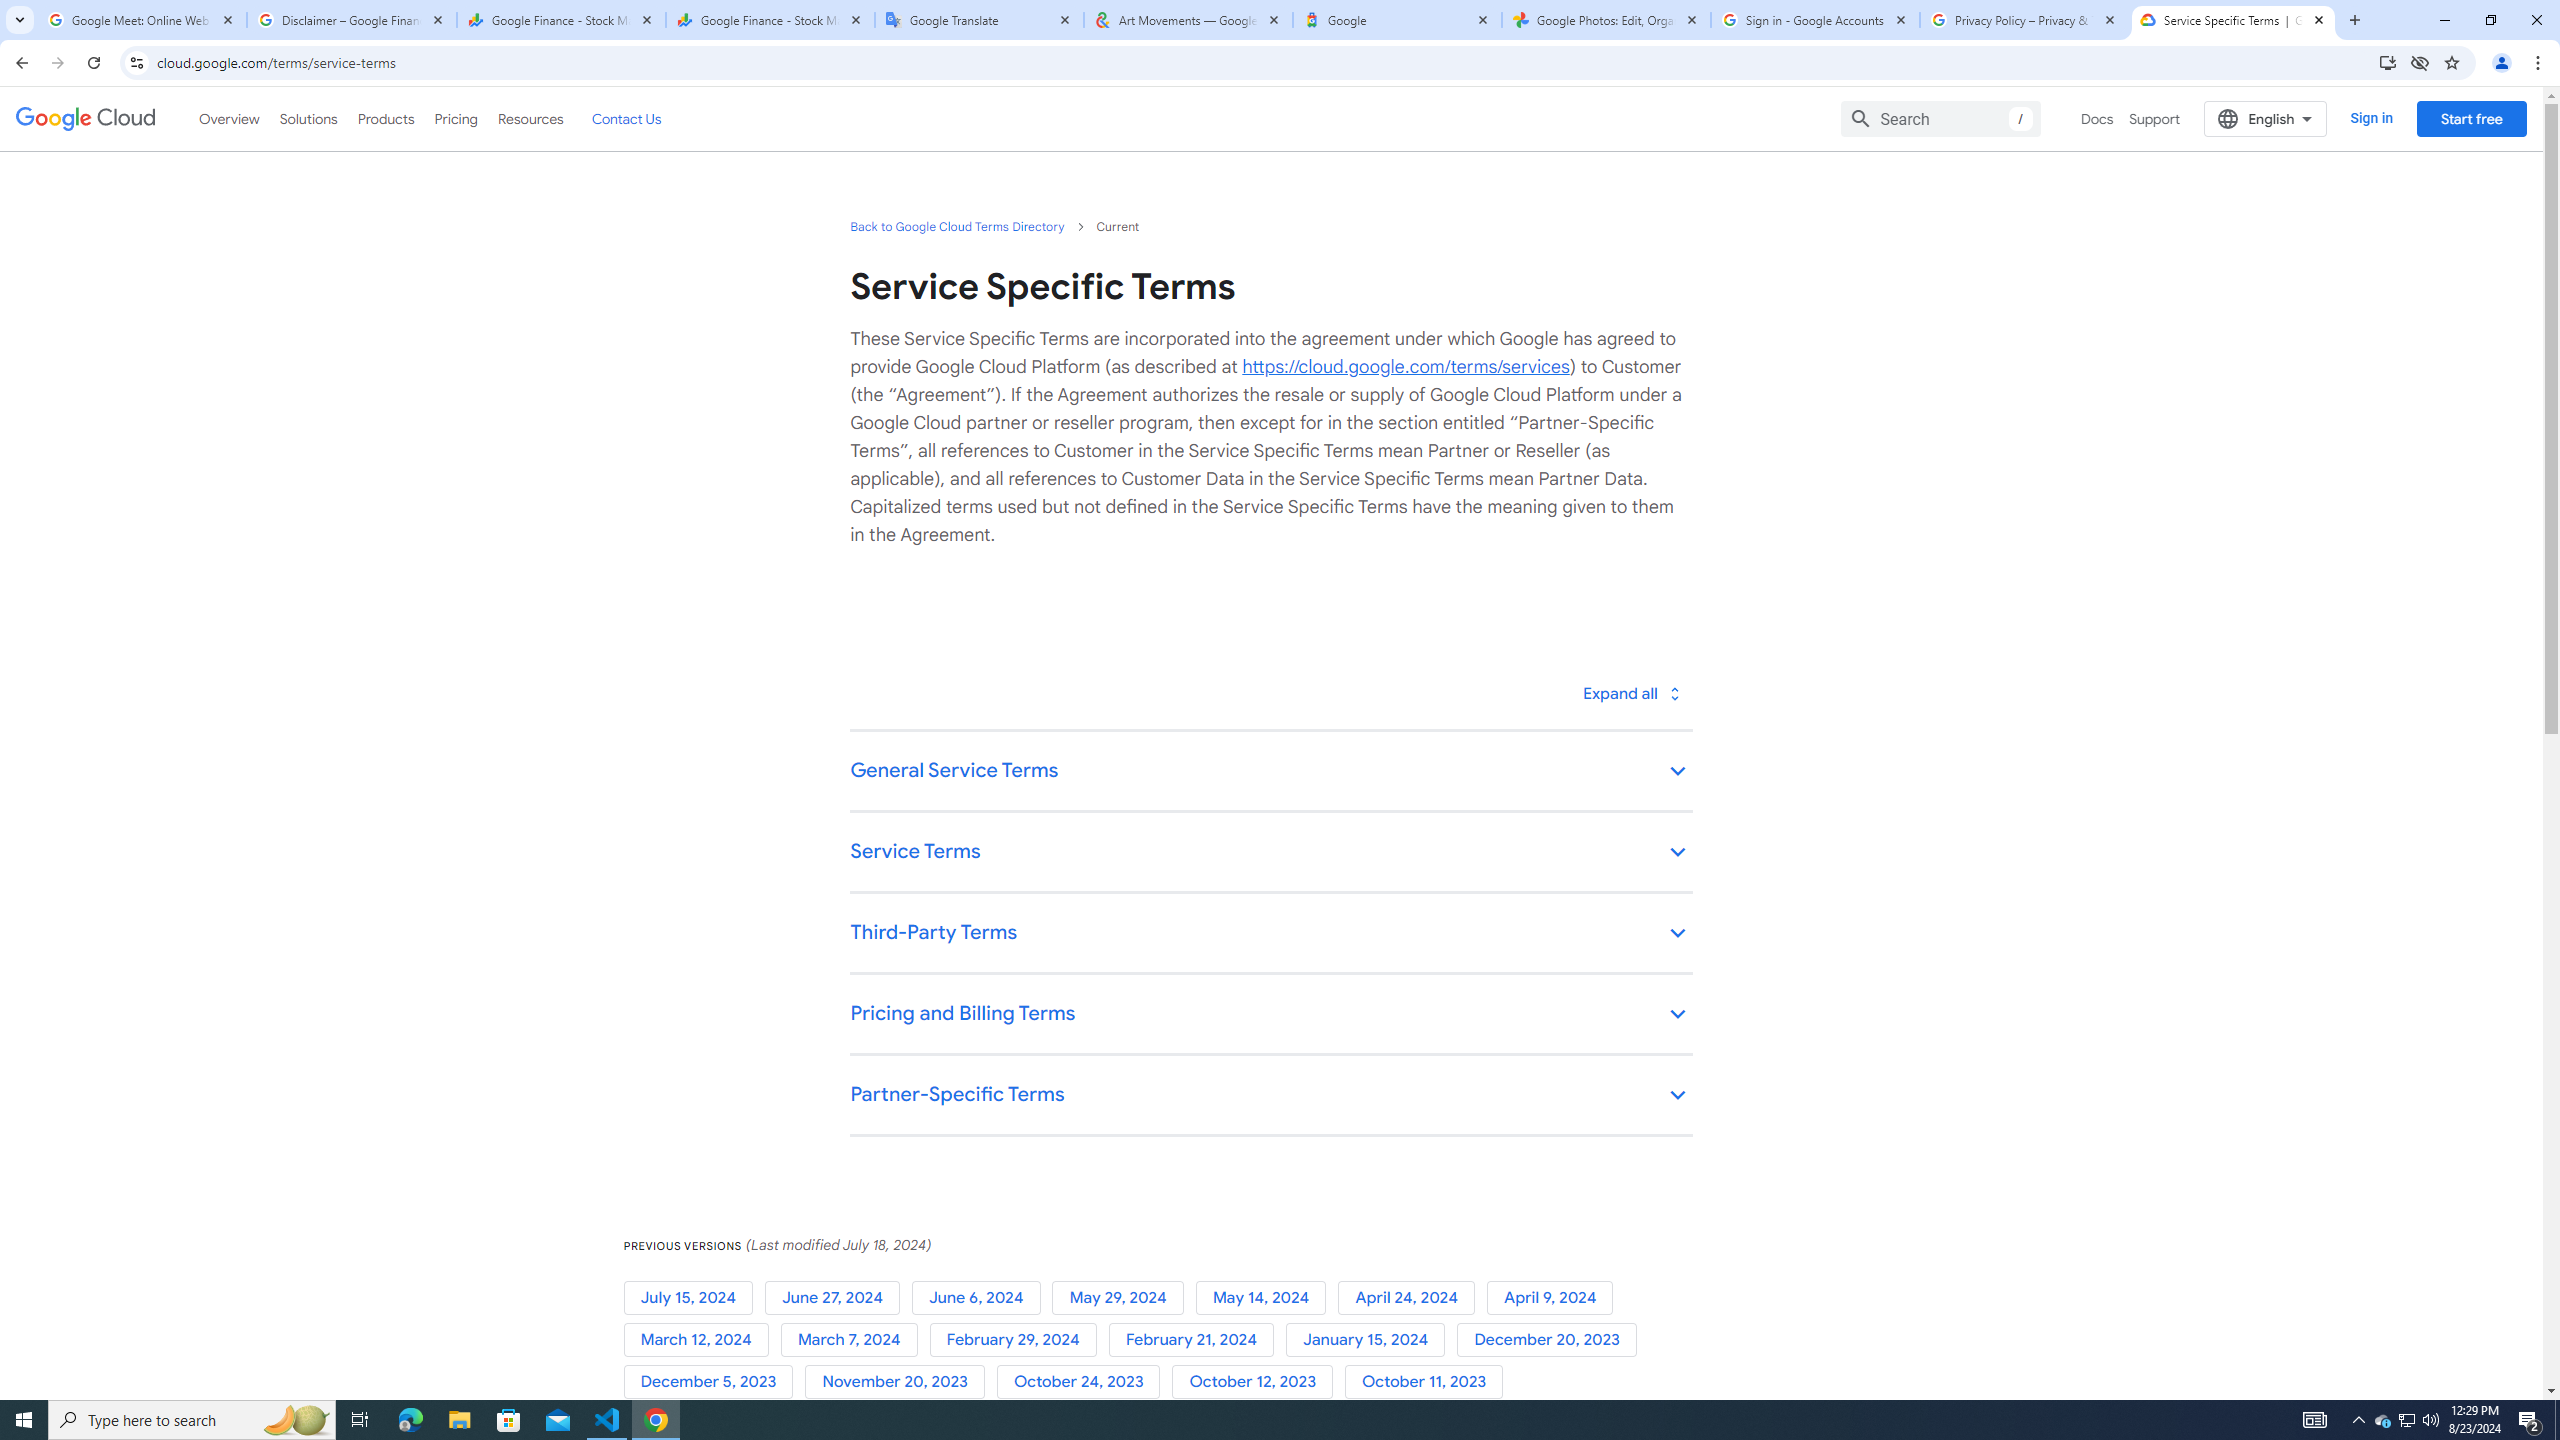  What do you see at coordinates (1630, 693) in the screenshot?
I see `'Toggle all'` at bounding box center [1630, 693].